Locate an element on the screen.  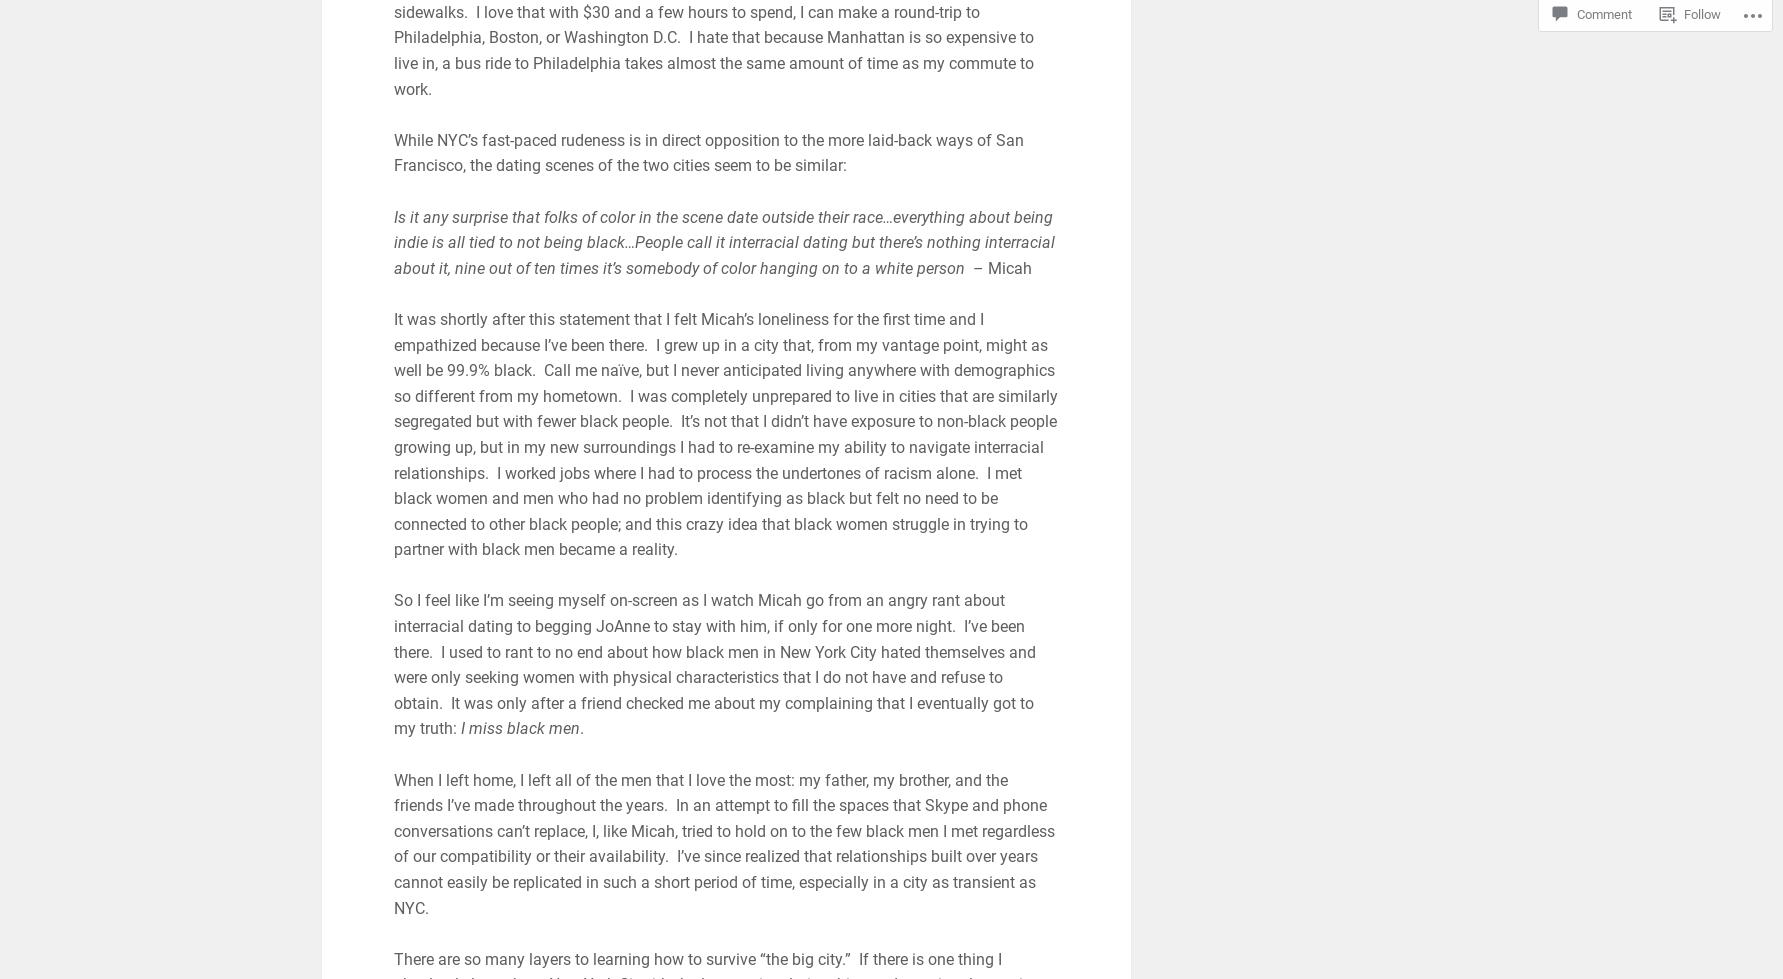
'When I left home, I left all of the men that I love the most: my father, my brother, and the friends I’ve made throughout the years.  In an attempt to fill the spaces that Skype and phone conversations can’t replace, I, like Micah, tried to hold on to the few black men I met regardless of our compatibility or their availability.  I’ve since realized that relationships built over years cannot easily be replicated in such a short period of time, especially in a city as transient as NYC.' is located at coordinates (722, 842).